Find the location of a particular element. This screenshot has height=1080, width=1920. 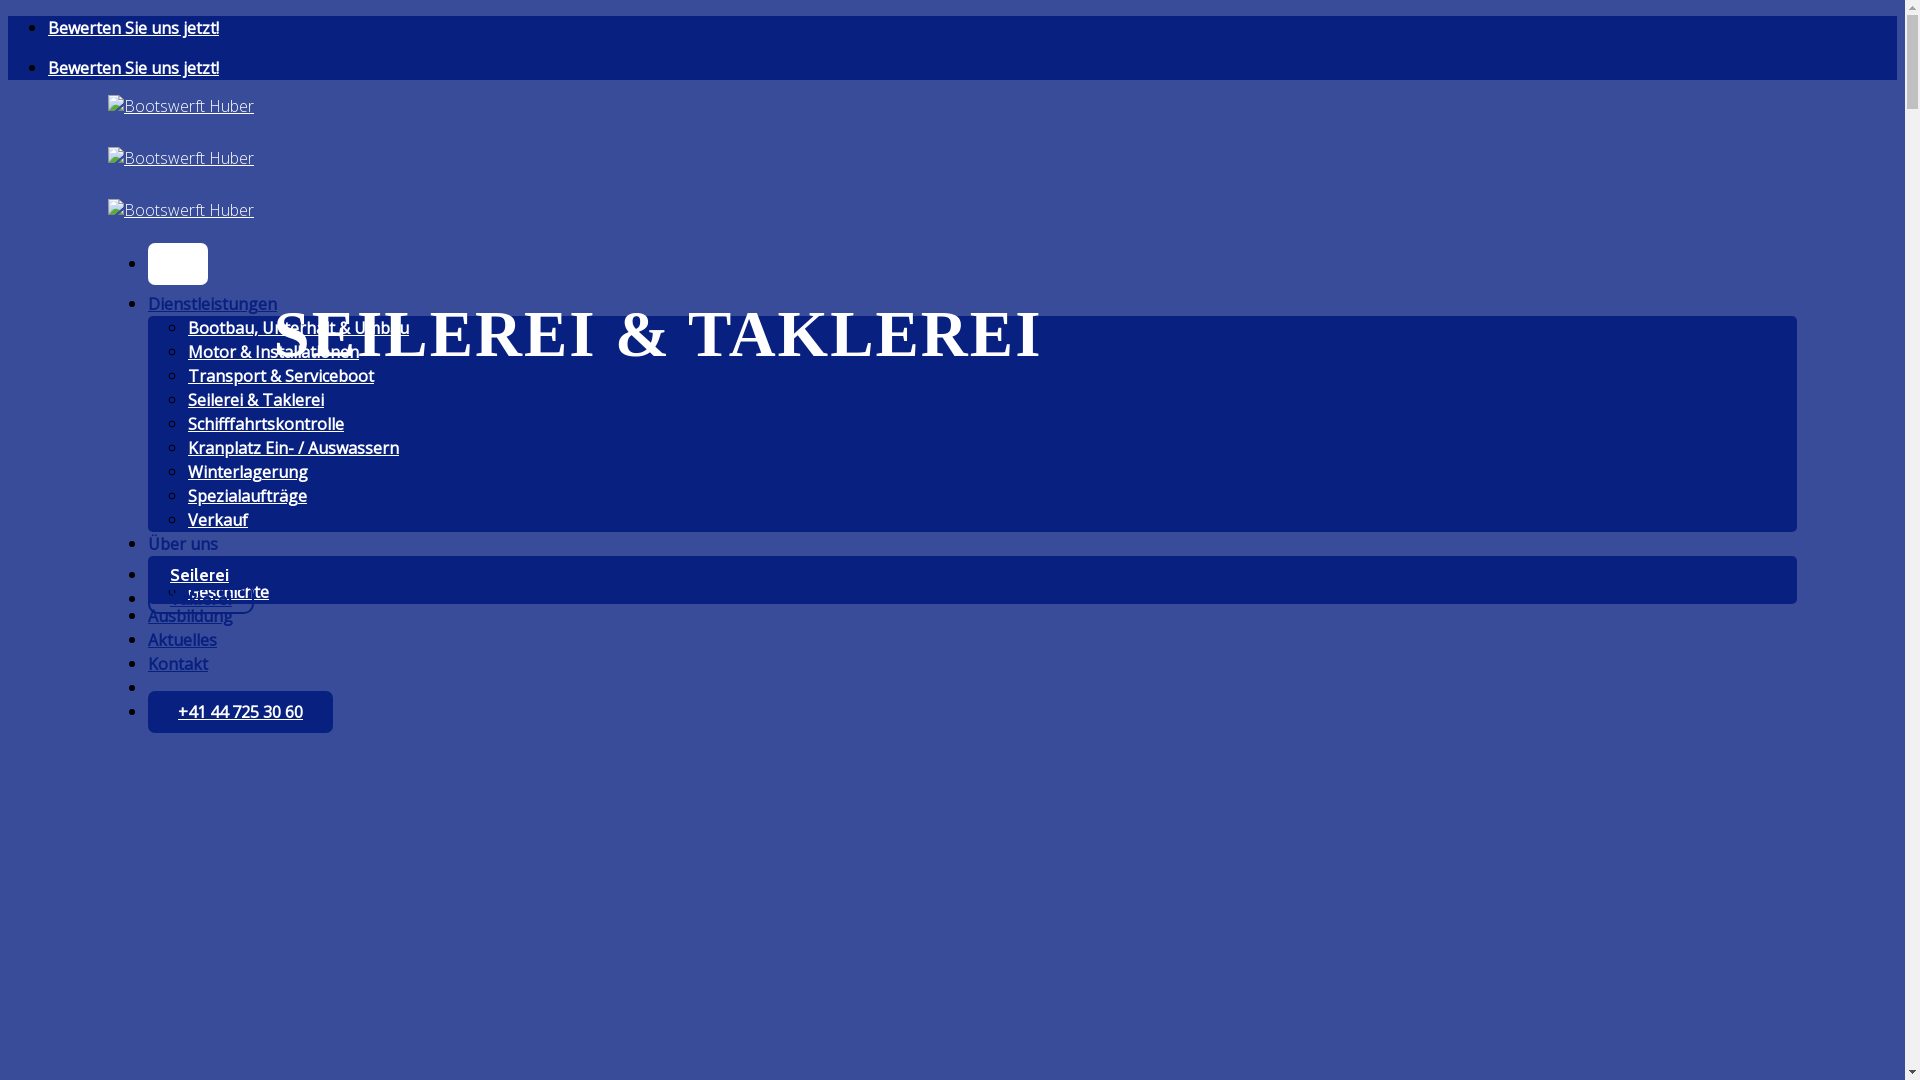

'+41 44 725 30 60' is located at coordinates (240, 711).